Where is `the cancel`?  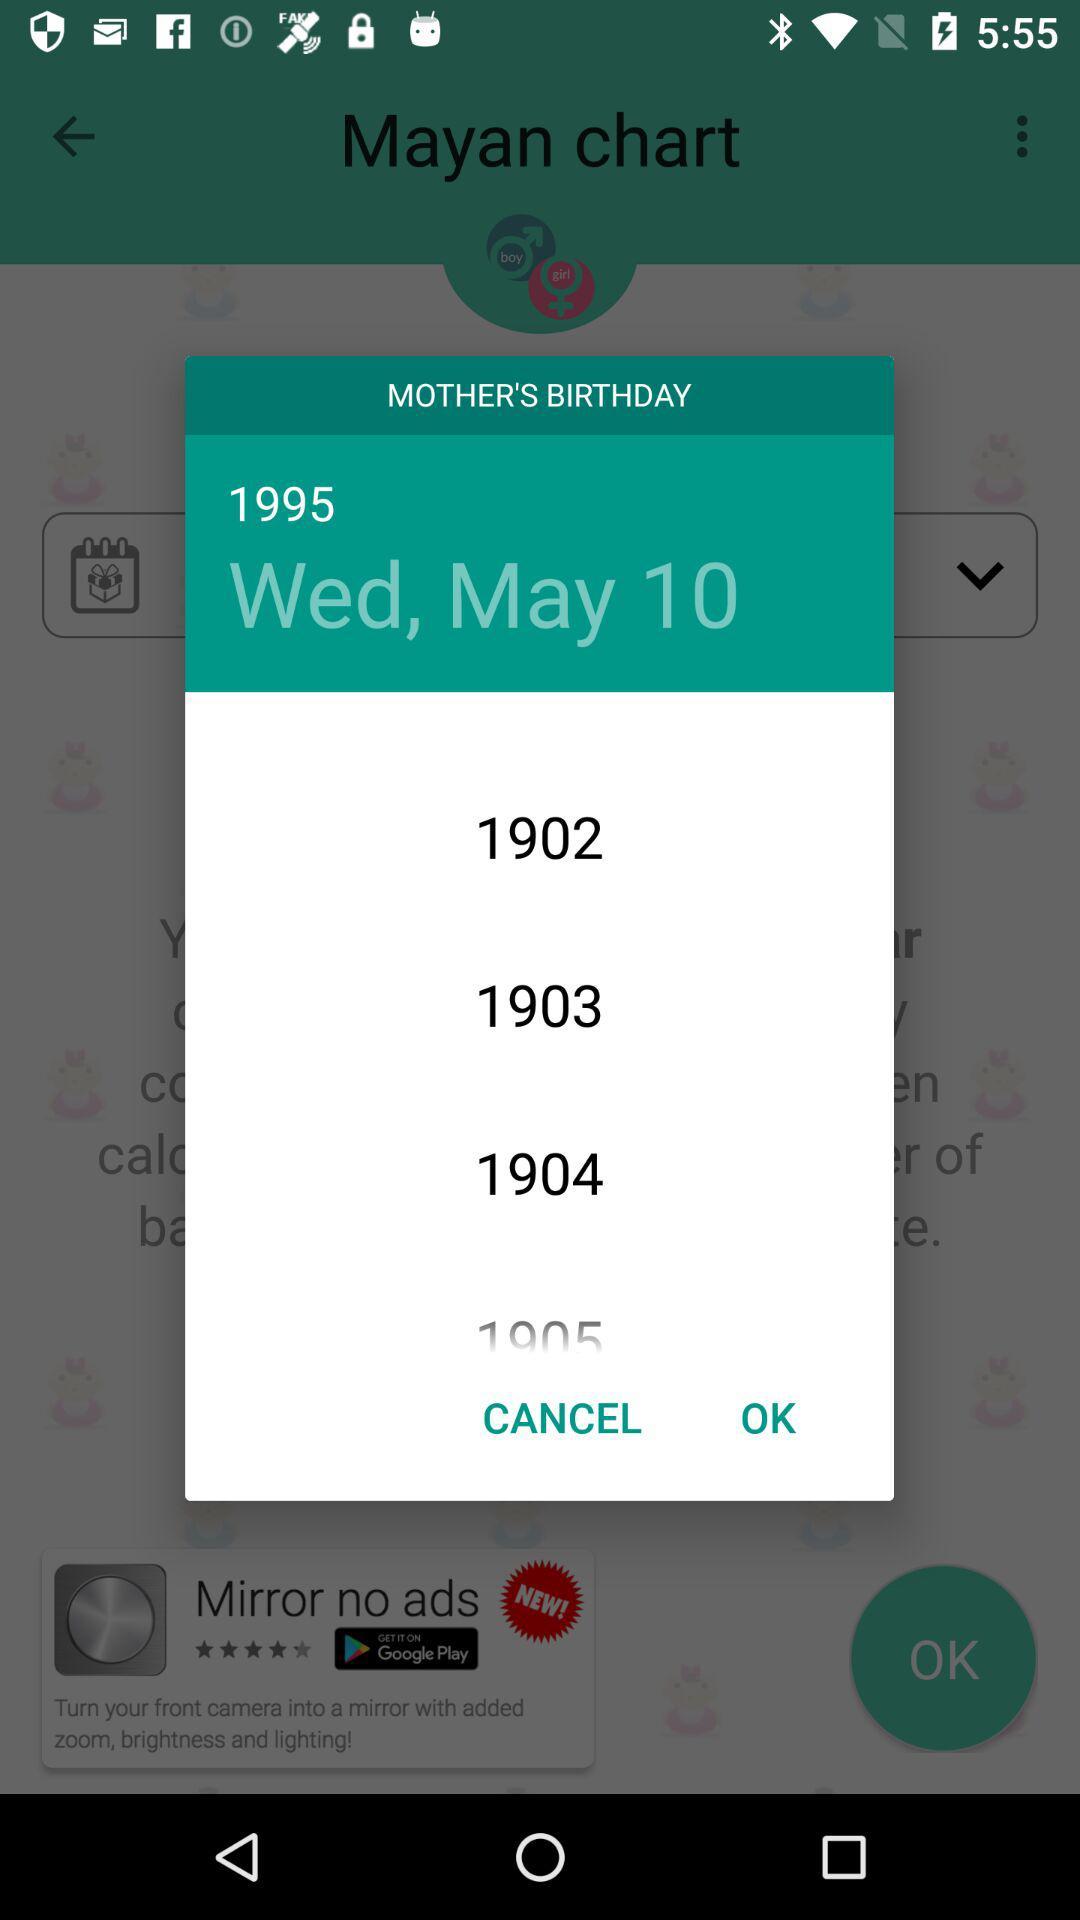 the cancel is located at coordinates (562, 1415).